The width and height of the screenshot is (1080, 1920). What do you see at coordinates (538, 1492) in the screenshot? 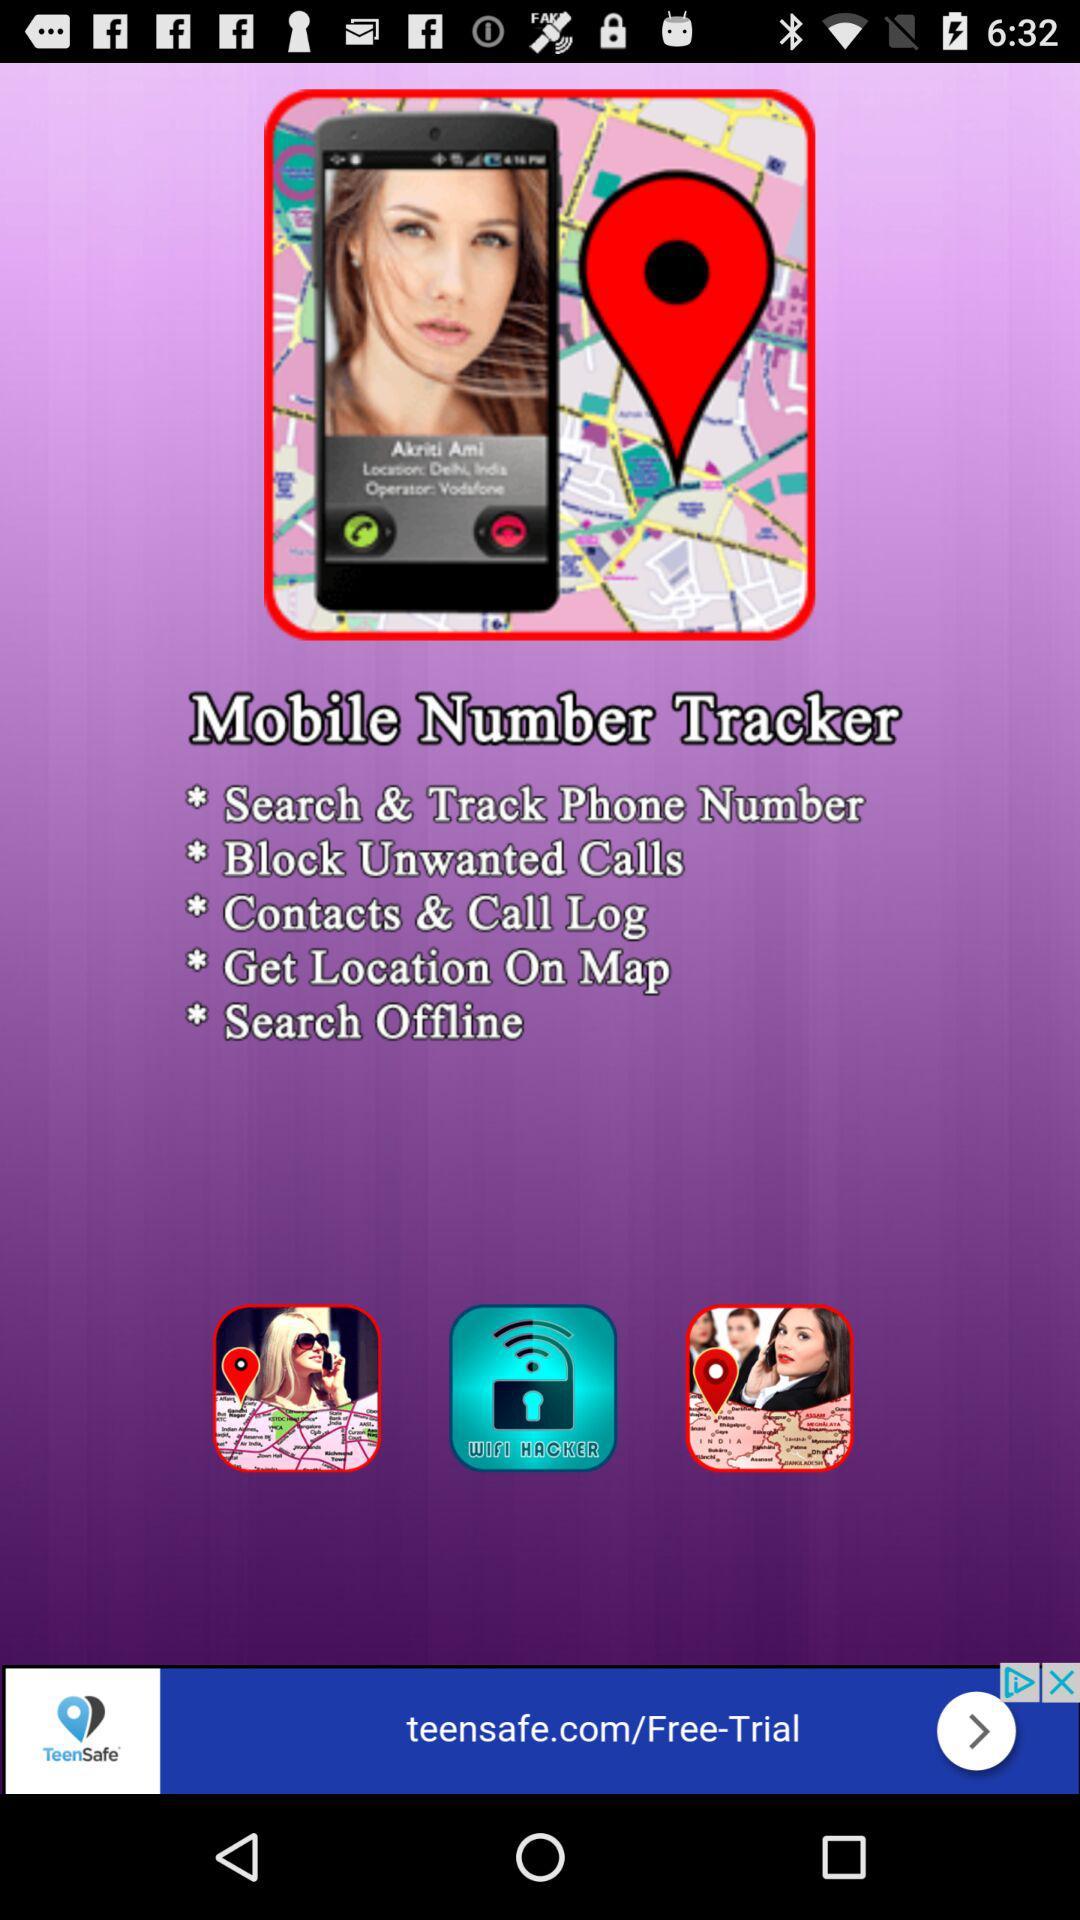
I see `the network_wifi icon` at bounding box center [538, 1492].